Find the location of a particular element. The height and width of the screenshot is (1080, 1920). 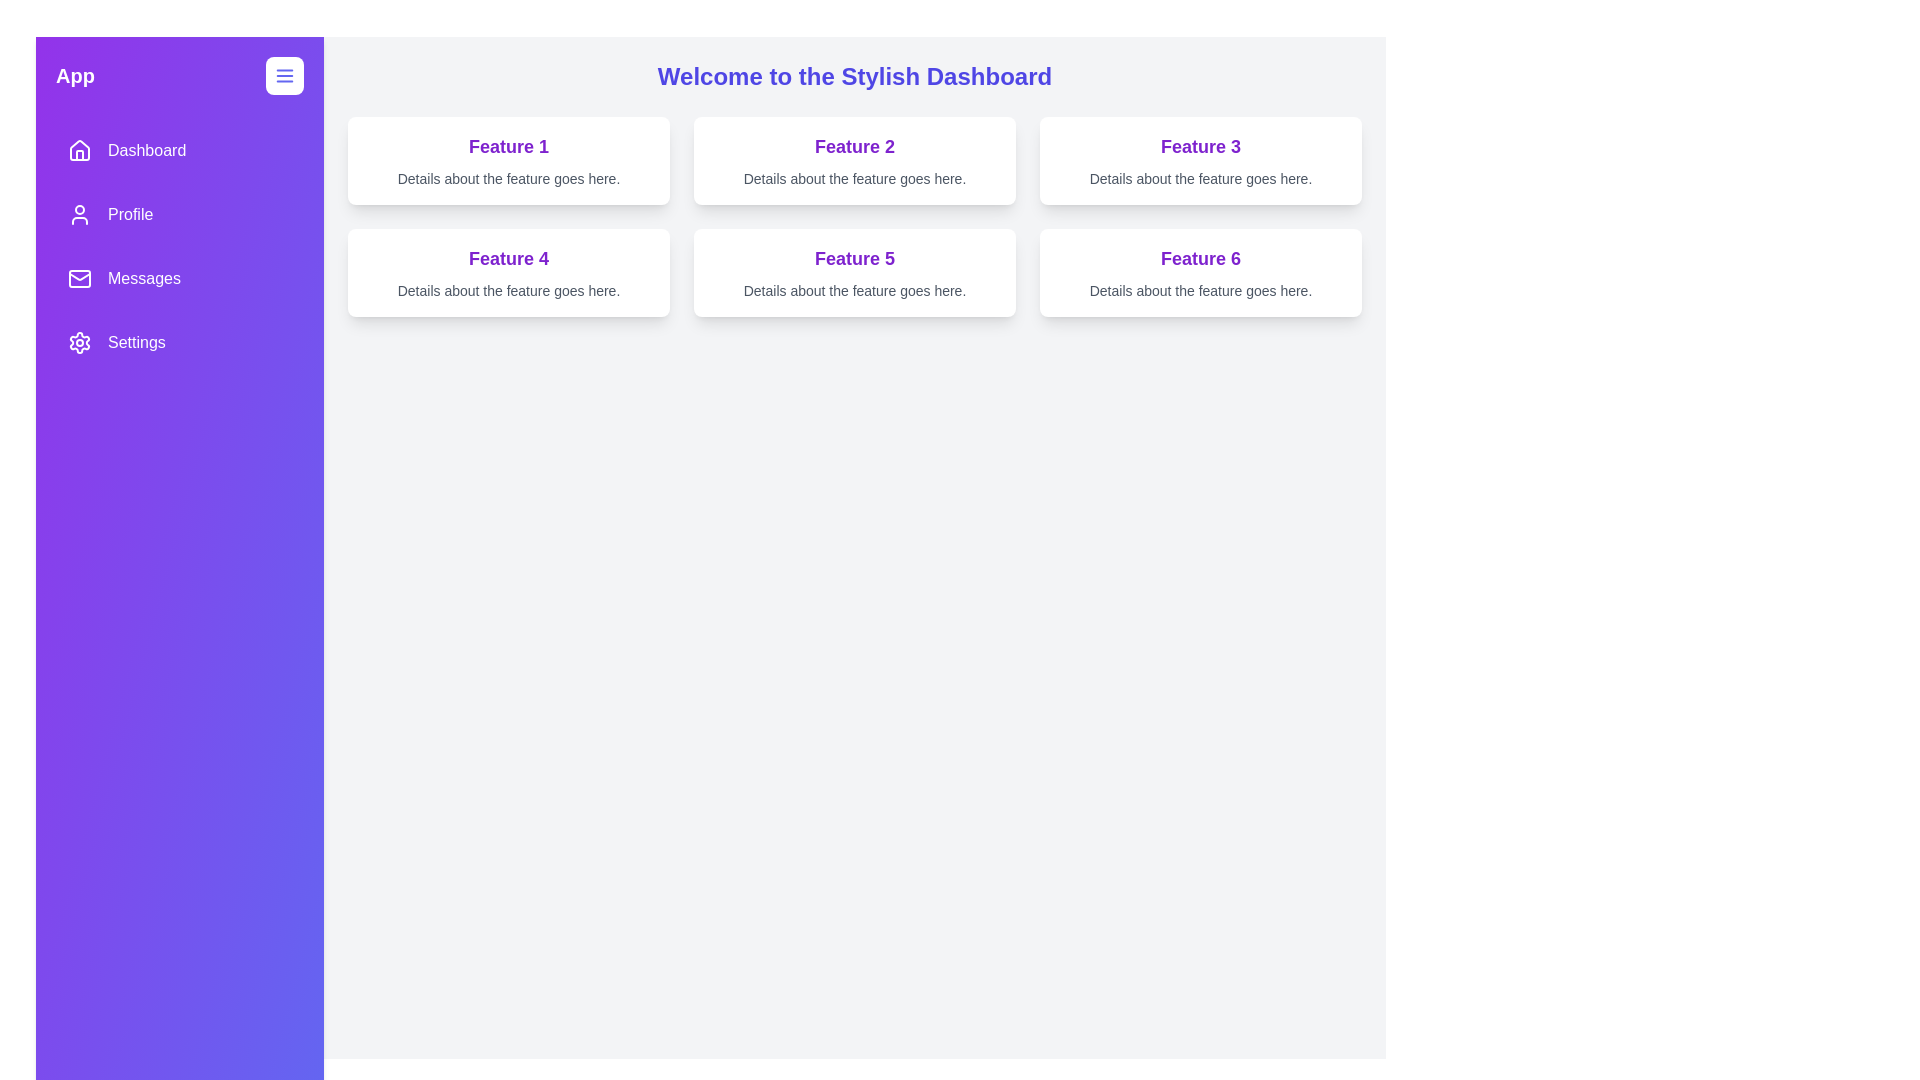

the supplementary text element located below the purple header text in the card labeled 'Feature 6', which is positioned in the second row and third column of the grid layout is located at coordinates (1200, 290).